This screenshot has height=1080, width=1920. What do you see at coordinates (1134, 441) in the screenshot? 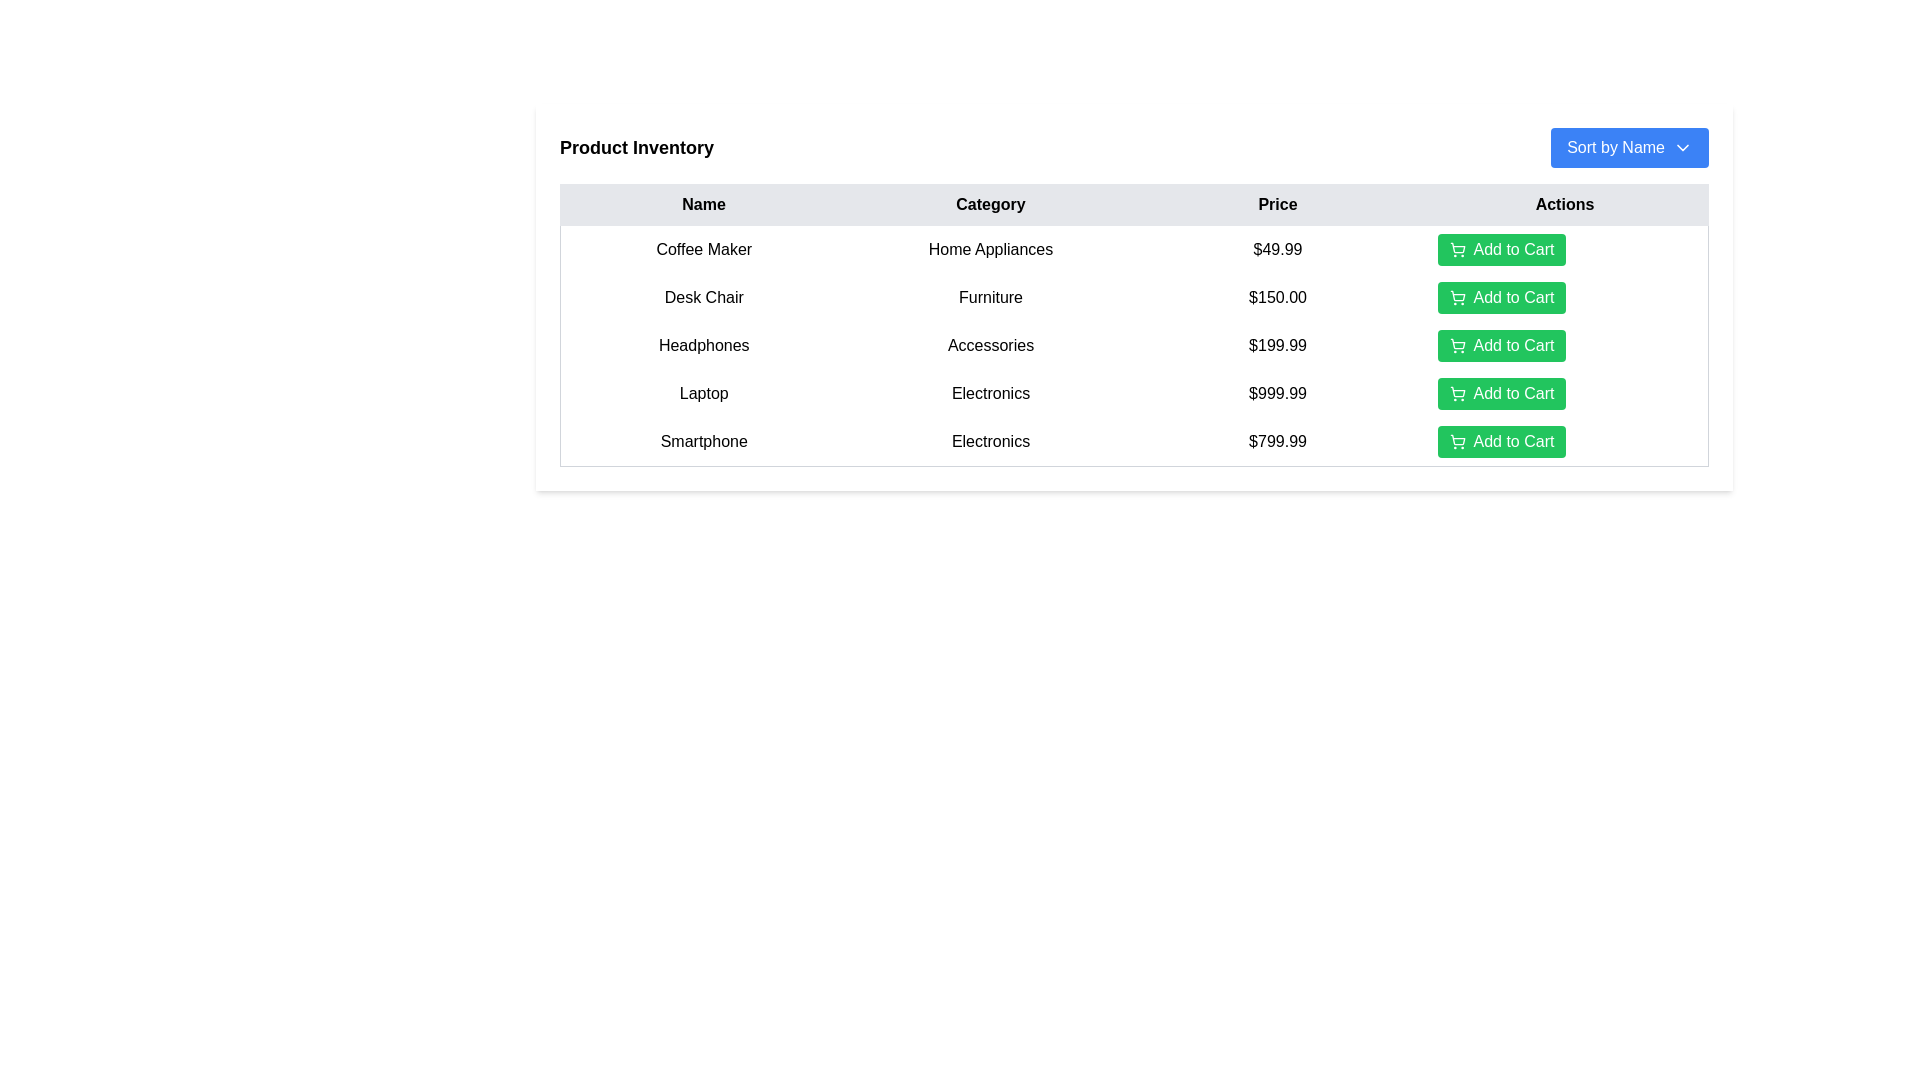
I see `the last row in the product inventory table displaying the product name 'Smartphone', category 'Electronics', and price '$799.99'` at bounding box center [1134, 441].